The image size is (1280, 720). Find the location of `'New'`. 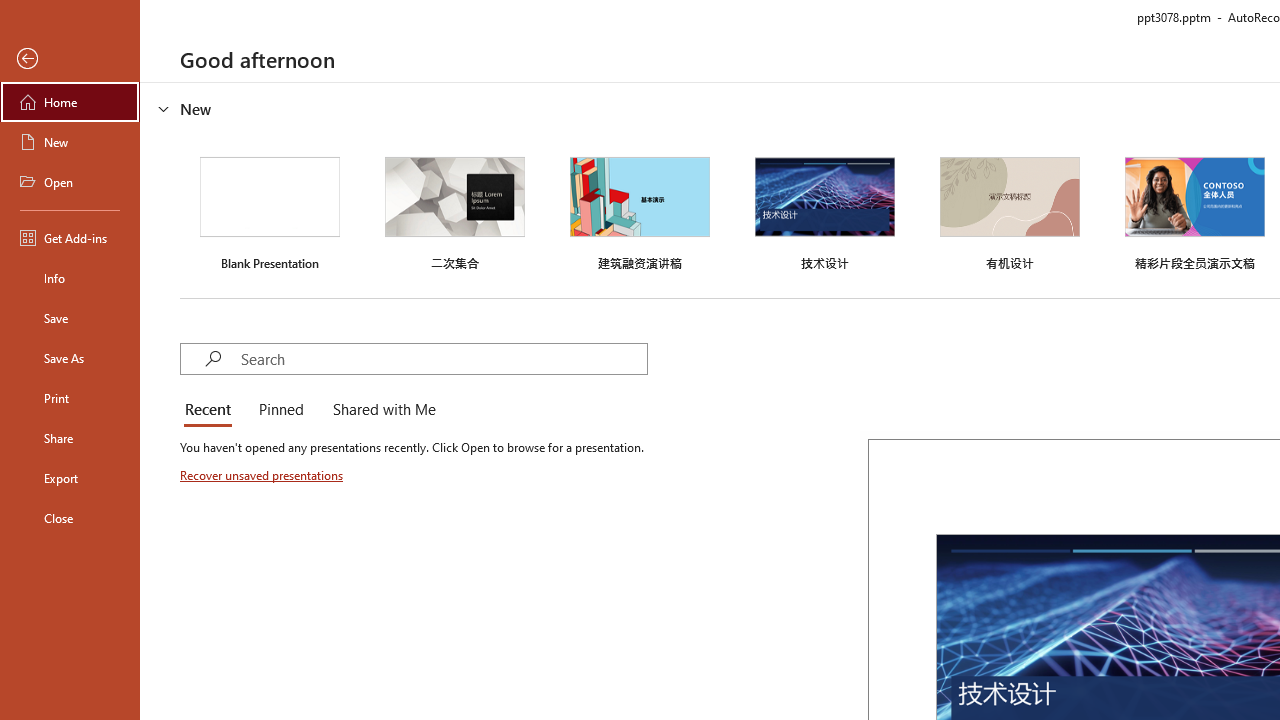

'New' is located at coordinates (69, 140).